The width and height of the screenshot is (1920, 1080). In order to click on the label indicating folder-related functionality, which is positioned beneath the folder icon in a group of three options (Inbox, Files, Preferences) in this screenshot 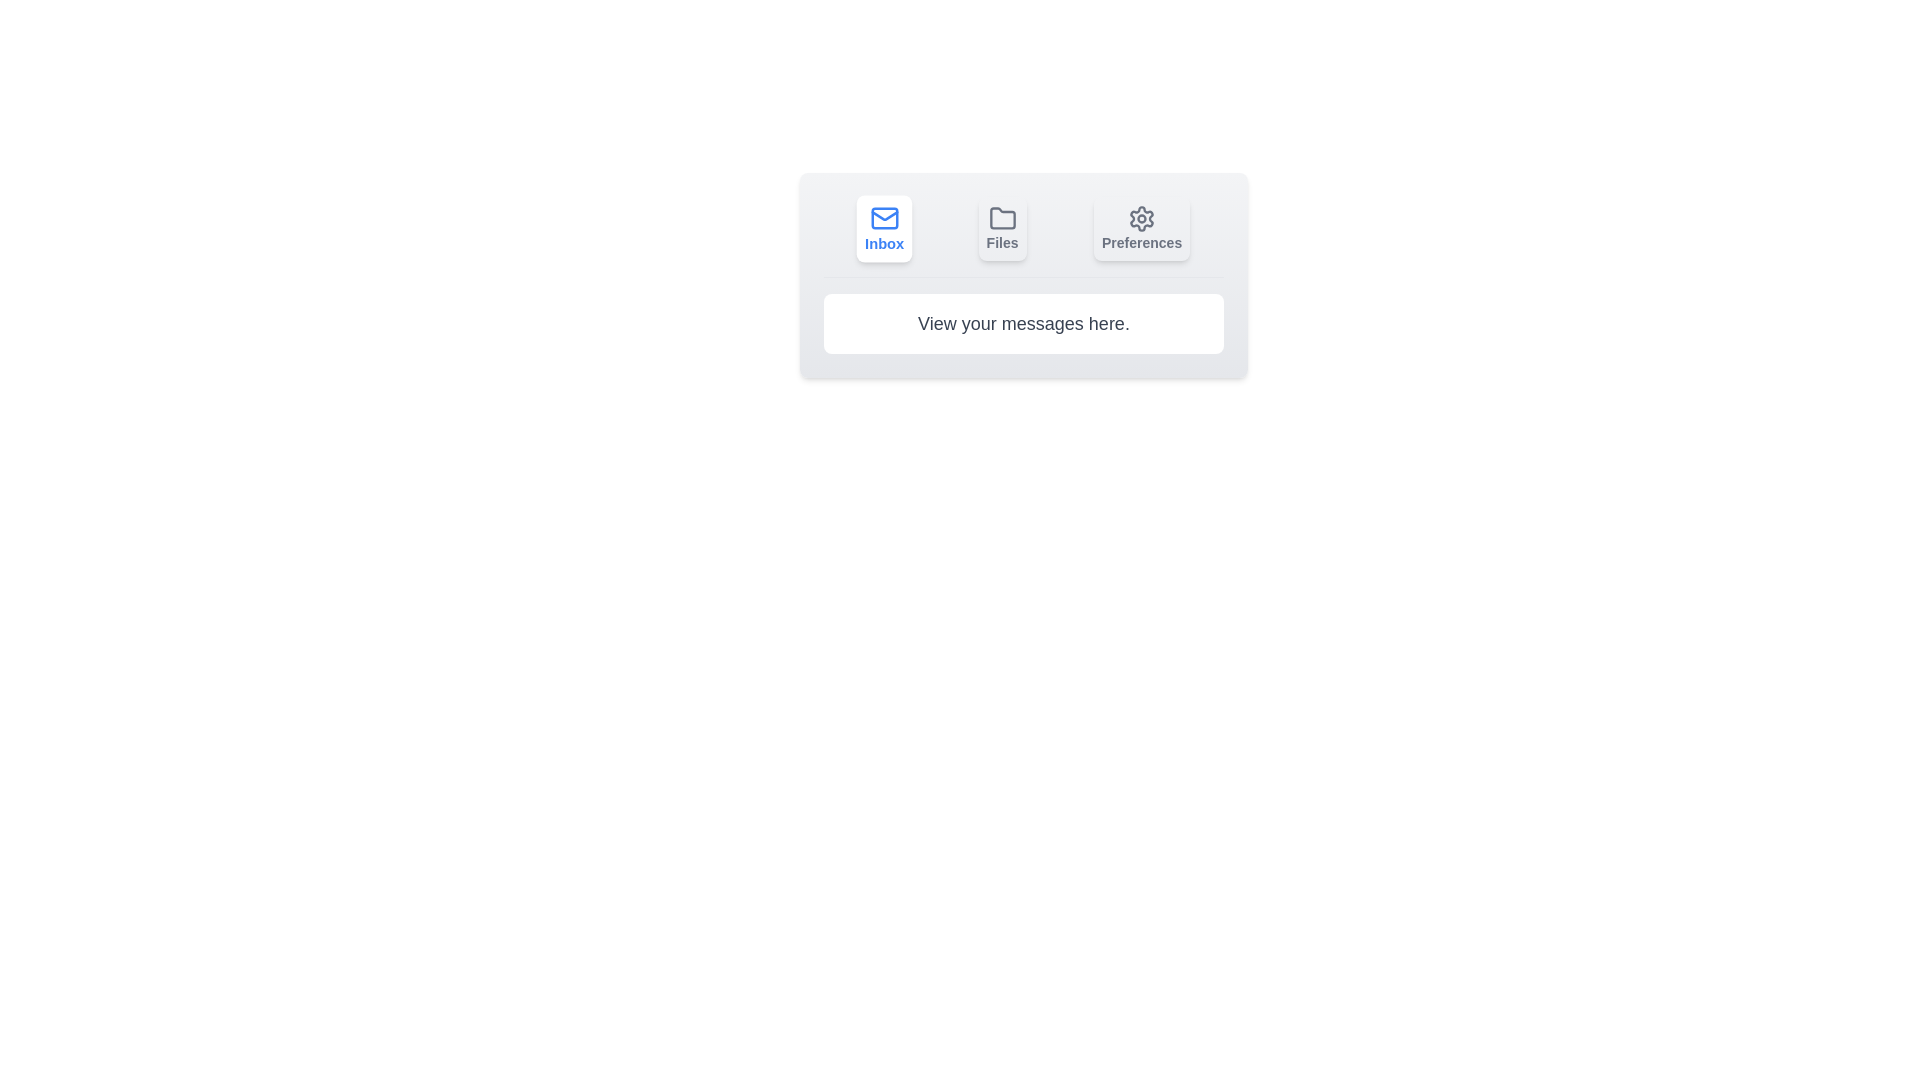, I will do `click(1002, 242)`.